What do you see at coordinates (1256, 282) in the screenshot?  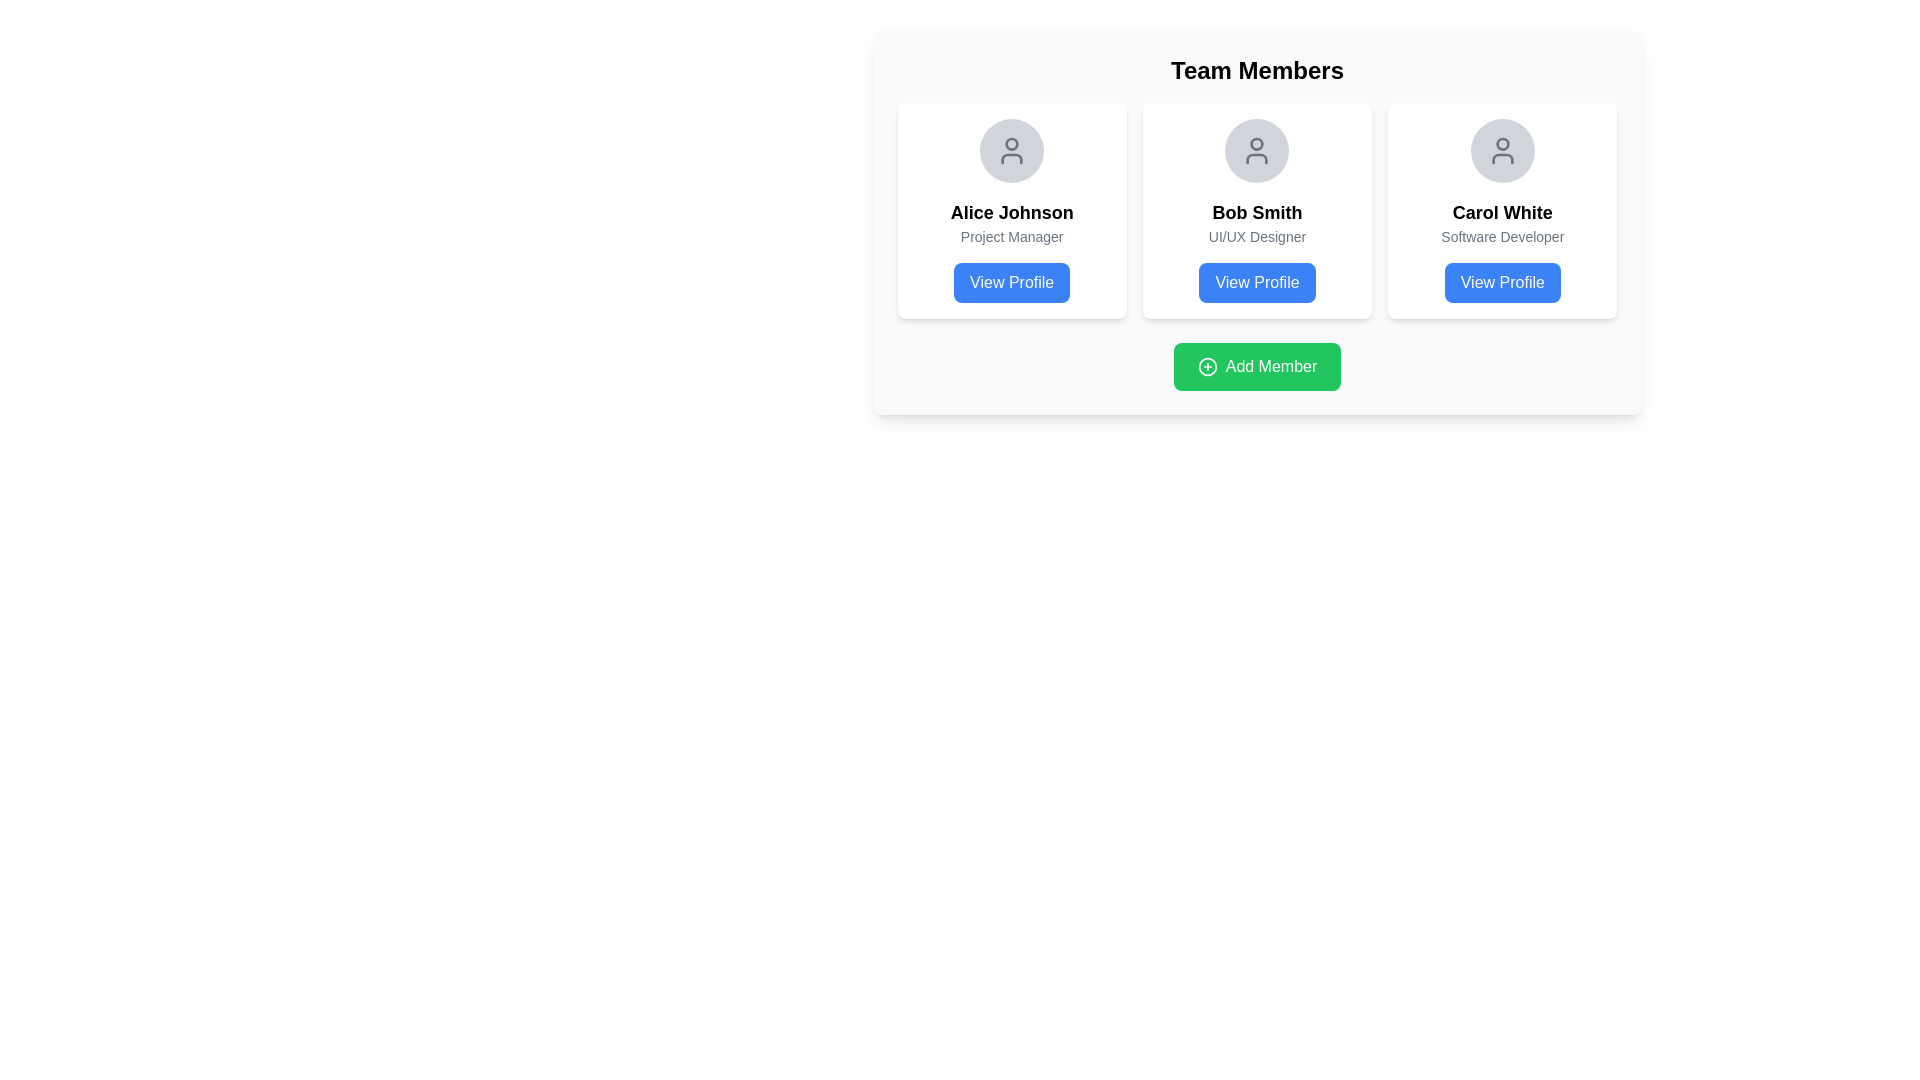 I see `the button that allows users to view the profile of Bob Smith` at bounding box center [1256, 282].